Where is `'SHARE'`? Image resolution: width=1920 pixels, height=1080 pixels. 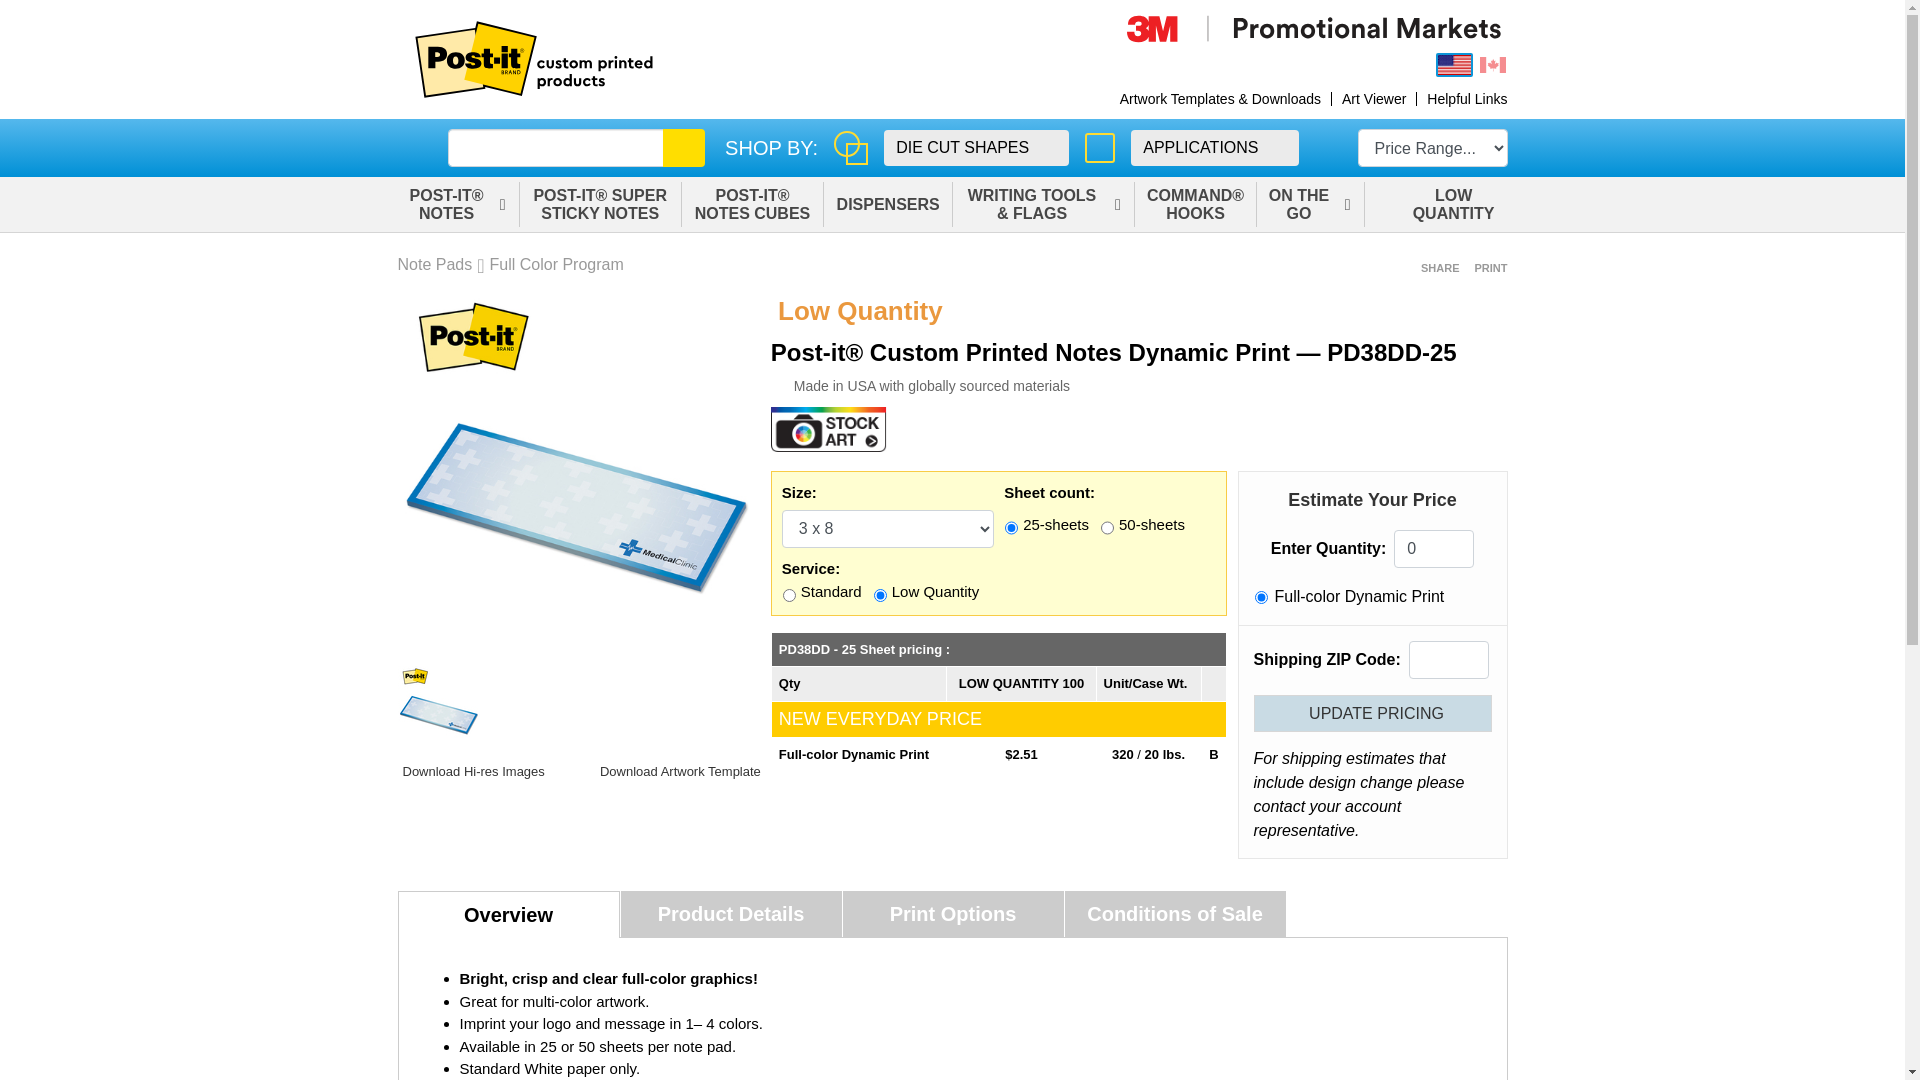
'SHARE' is located at coordinates (1437, 267).